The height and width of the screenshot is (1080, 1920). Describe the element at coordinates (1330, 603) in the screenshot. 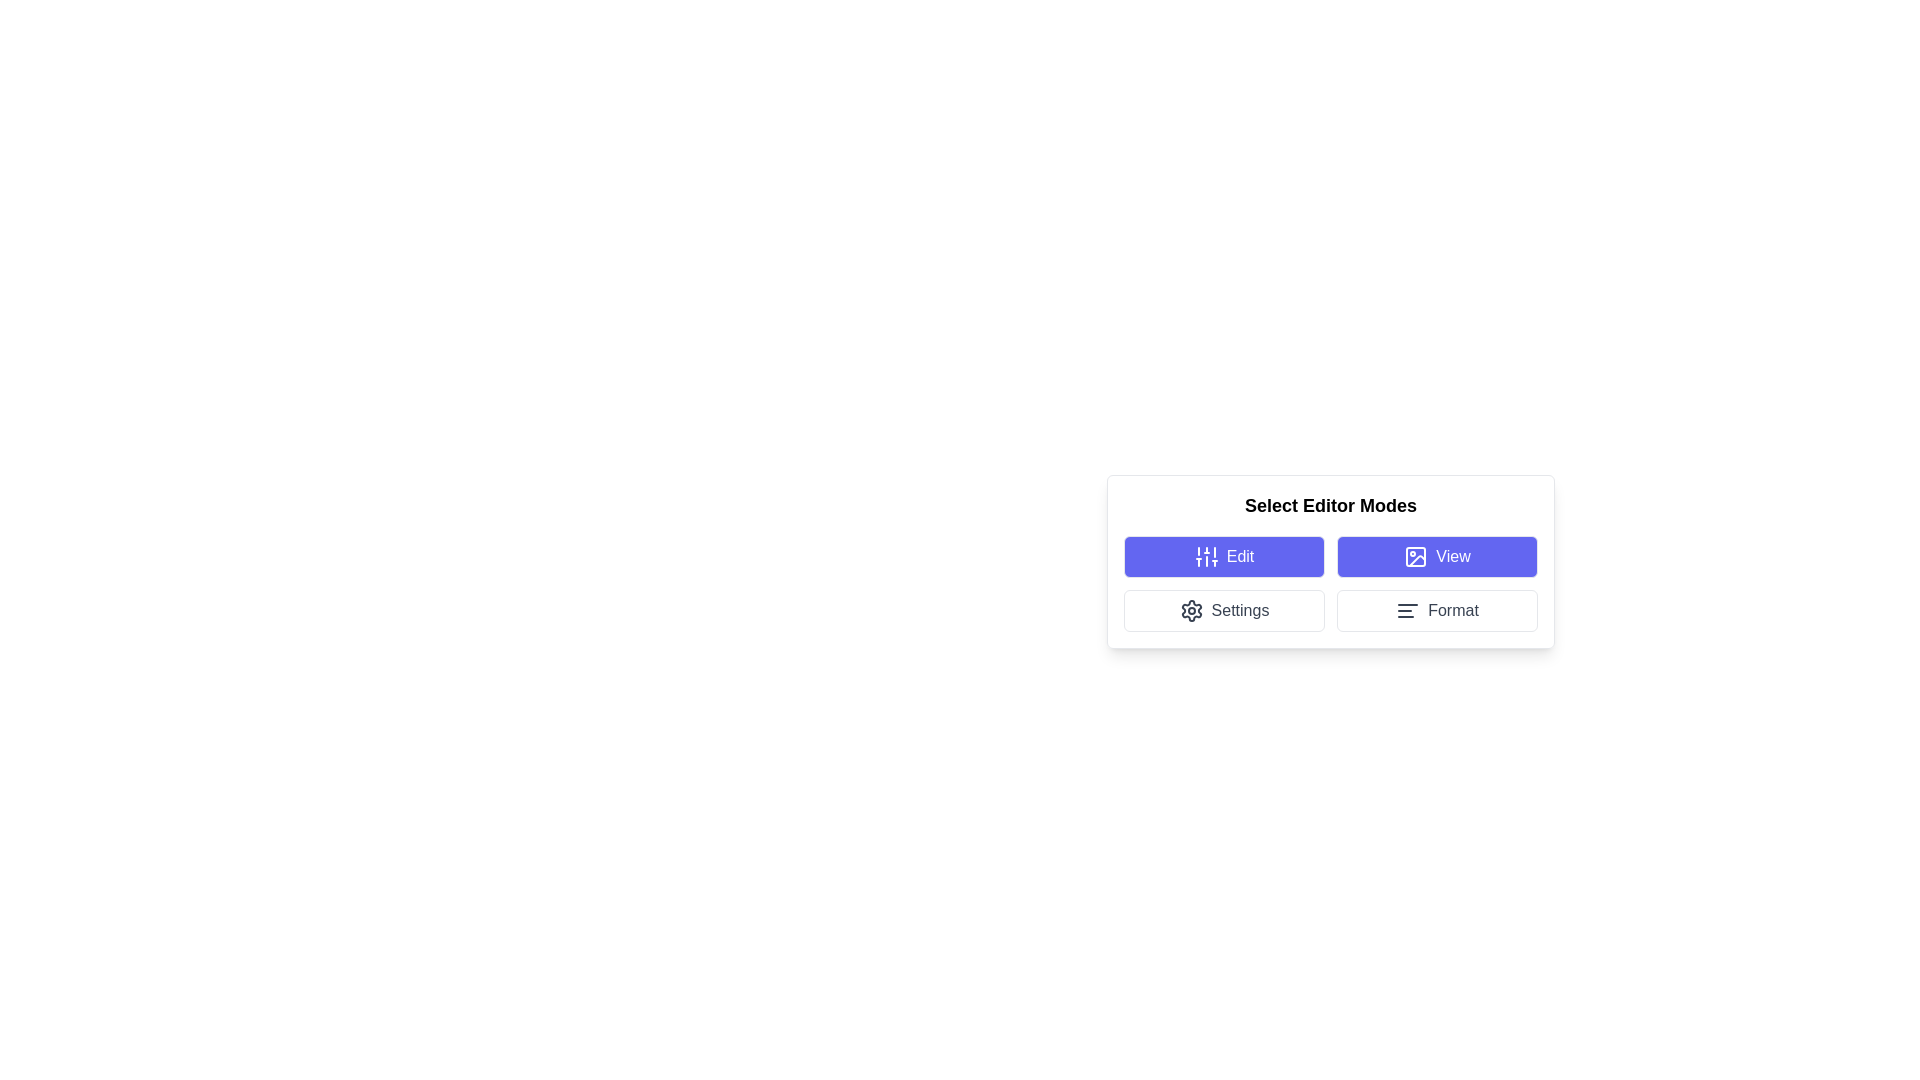

I see `the 'Format' button in the modal dialog for selecting editor modes to adjust formatting styles` at that location.